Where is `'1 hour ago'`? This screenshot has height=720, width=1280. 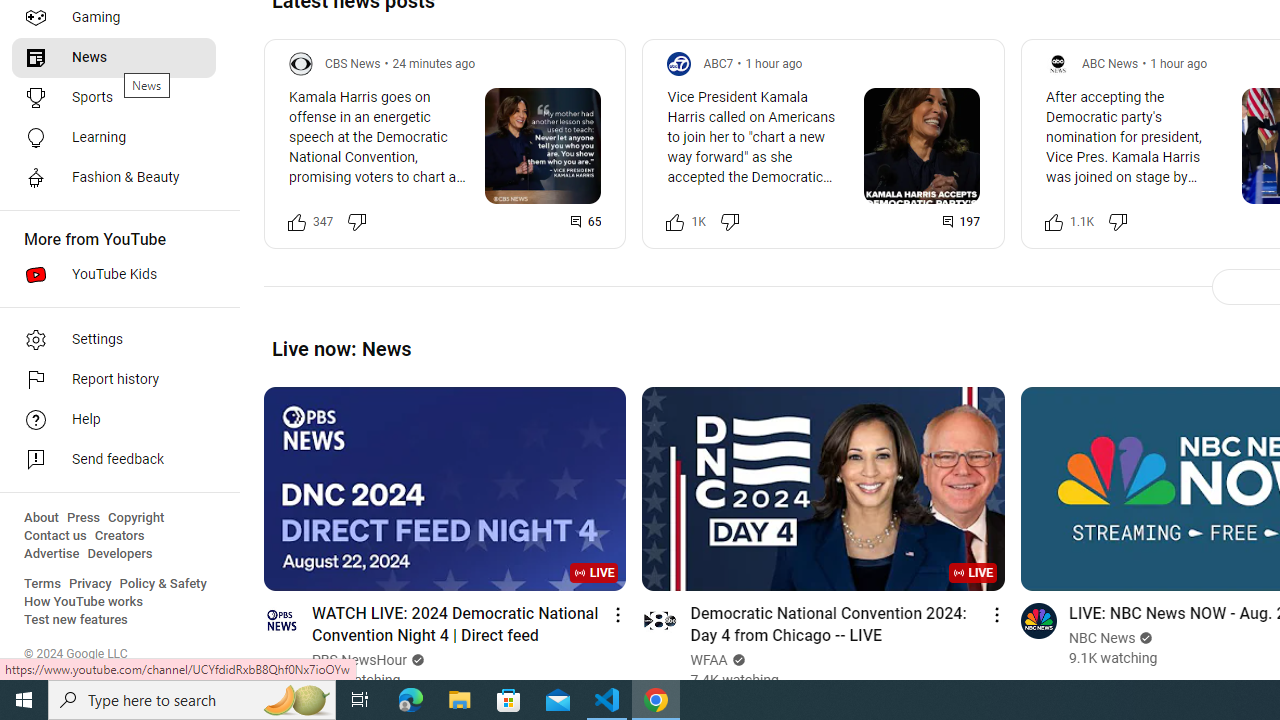 '1 hour ago' is located at coordinates (1178, 62).